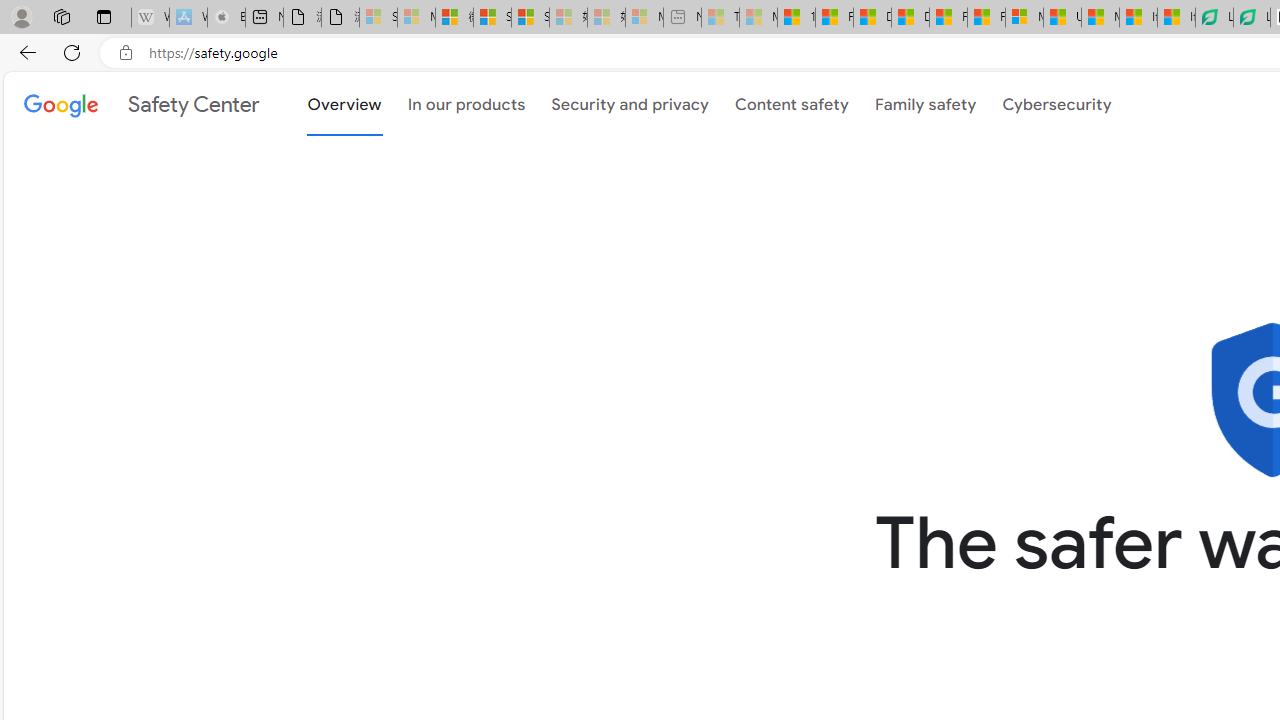  What do you see at coordinates (465, 104) in the screenshot?
I see `'In our products'` at bounding box center [465, 104].